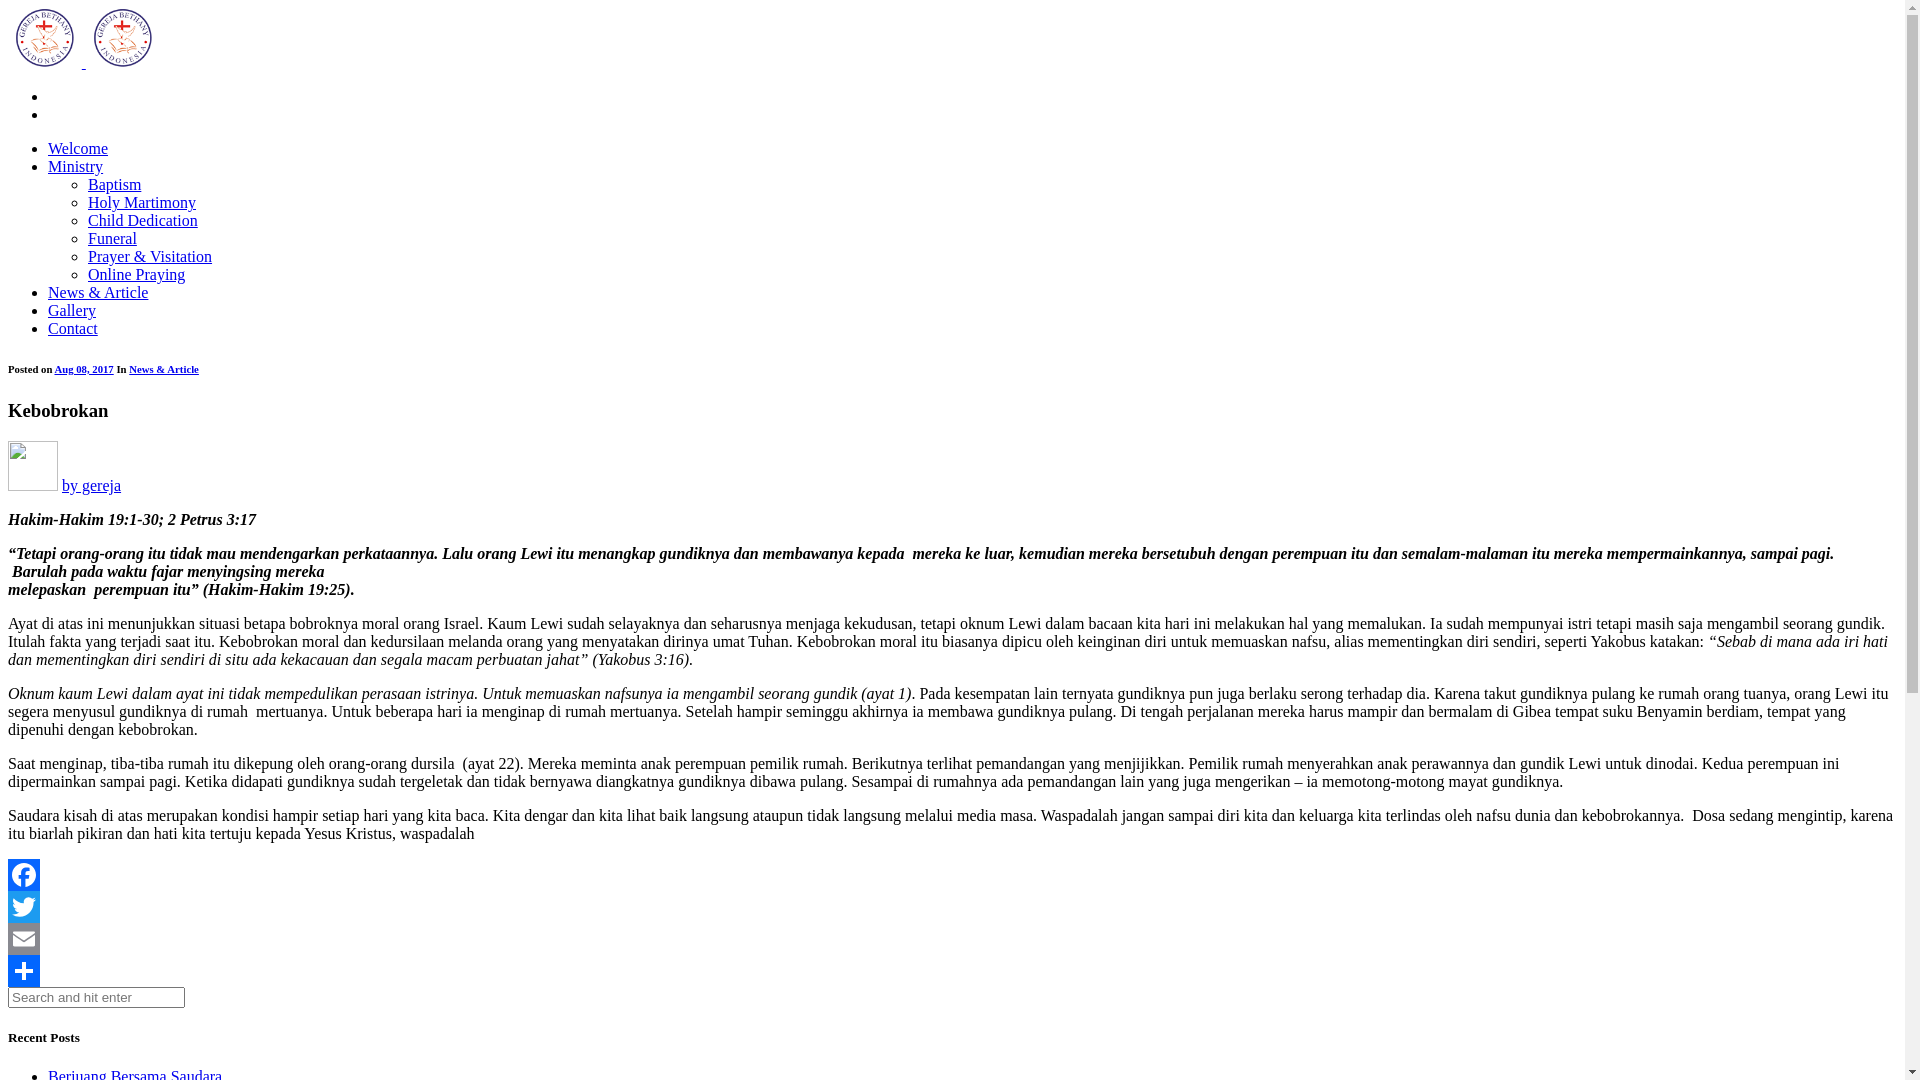 Image resolution: width=1920 pixels, height=1080 pixels. Describe the element at coordinates (141, 202) in the screenshot. I see `'Holy Martimony'` at that location.